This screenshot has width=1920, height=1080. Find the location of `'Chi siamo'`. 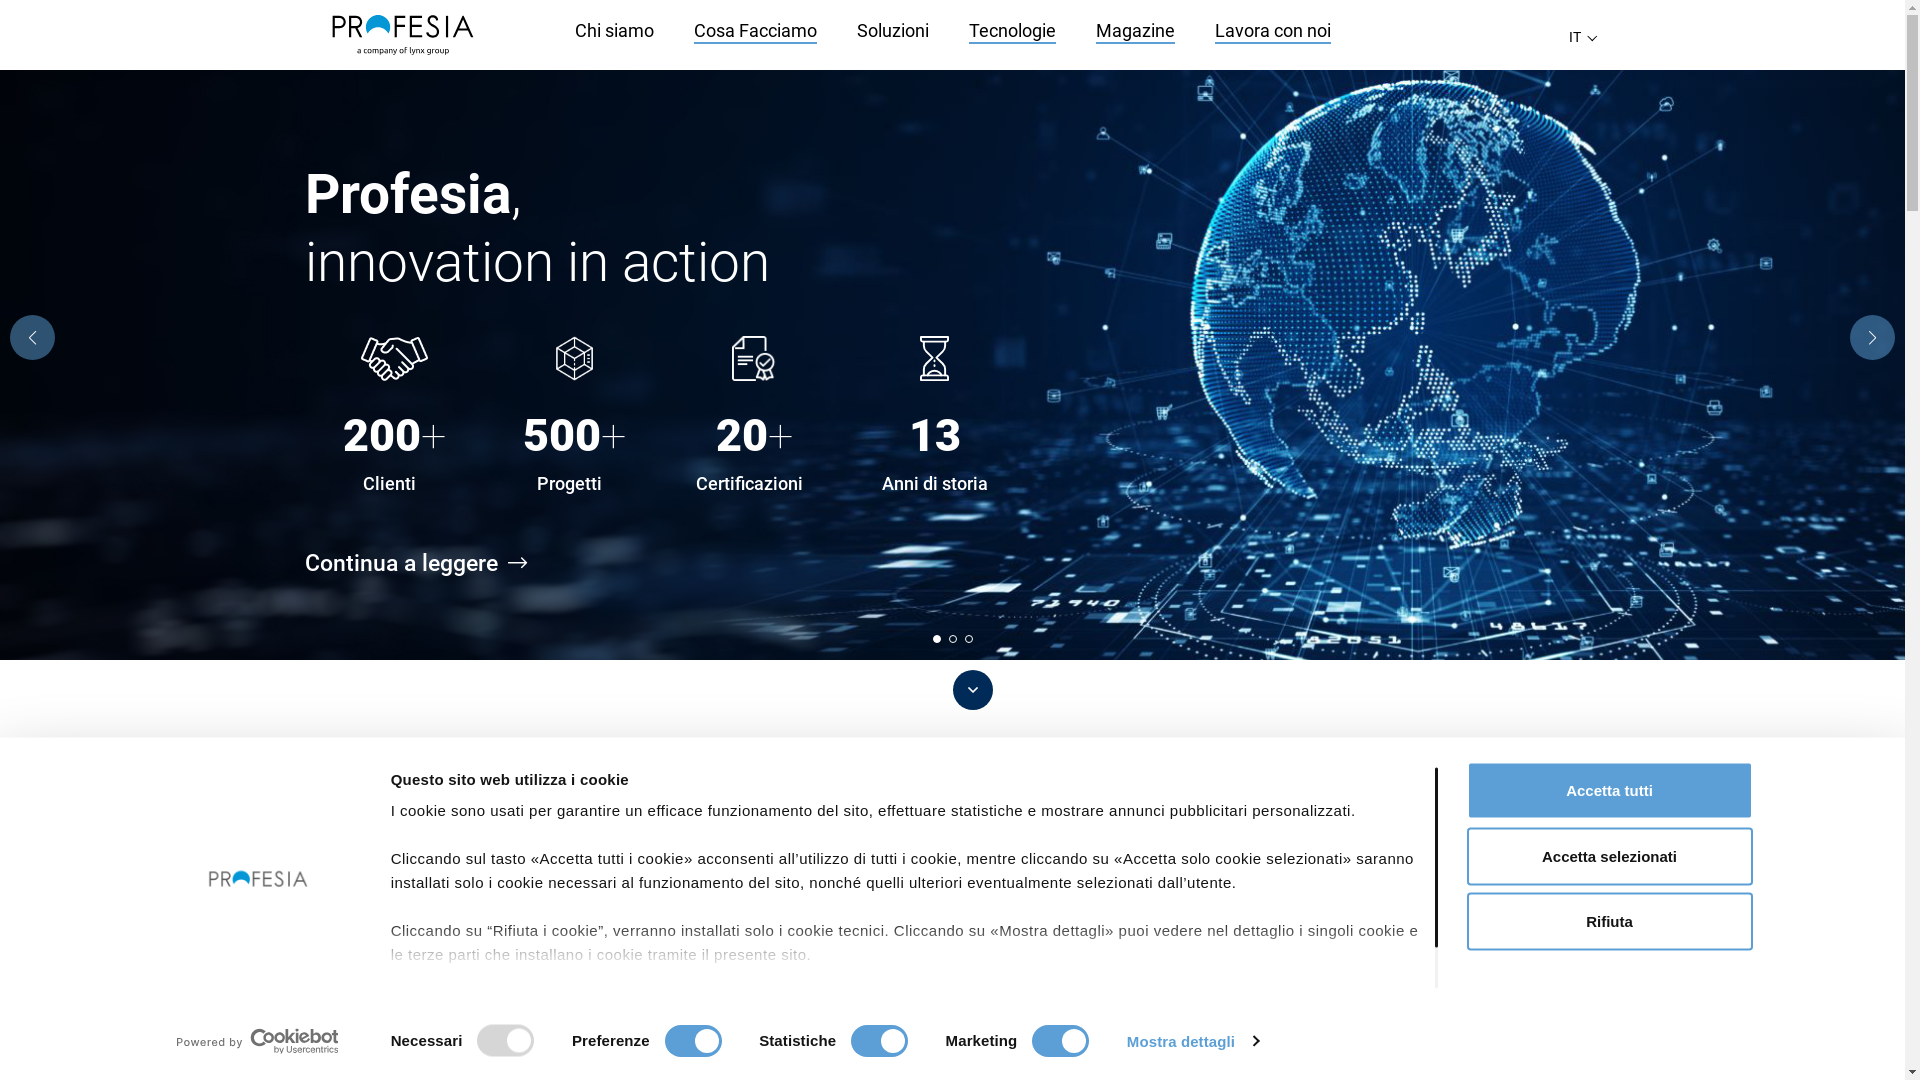

'Chi siamo' is located at coordinates (612, 30).